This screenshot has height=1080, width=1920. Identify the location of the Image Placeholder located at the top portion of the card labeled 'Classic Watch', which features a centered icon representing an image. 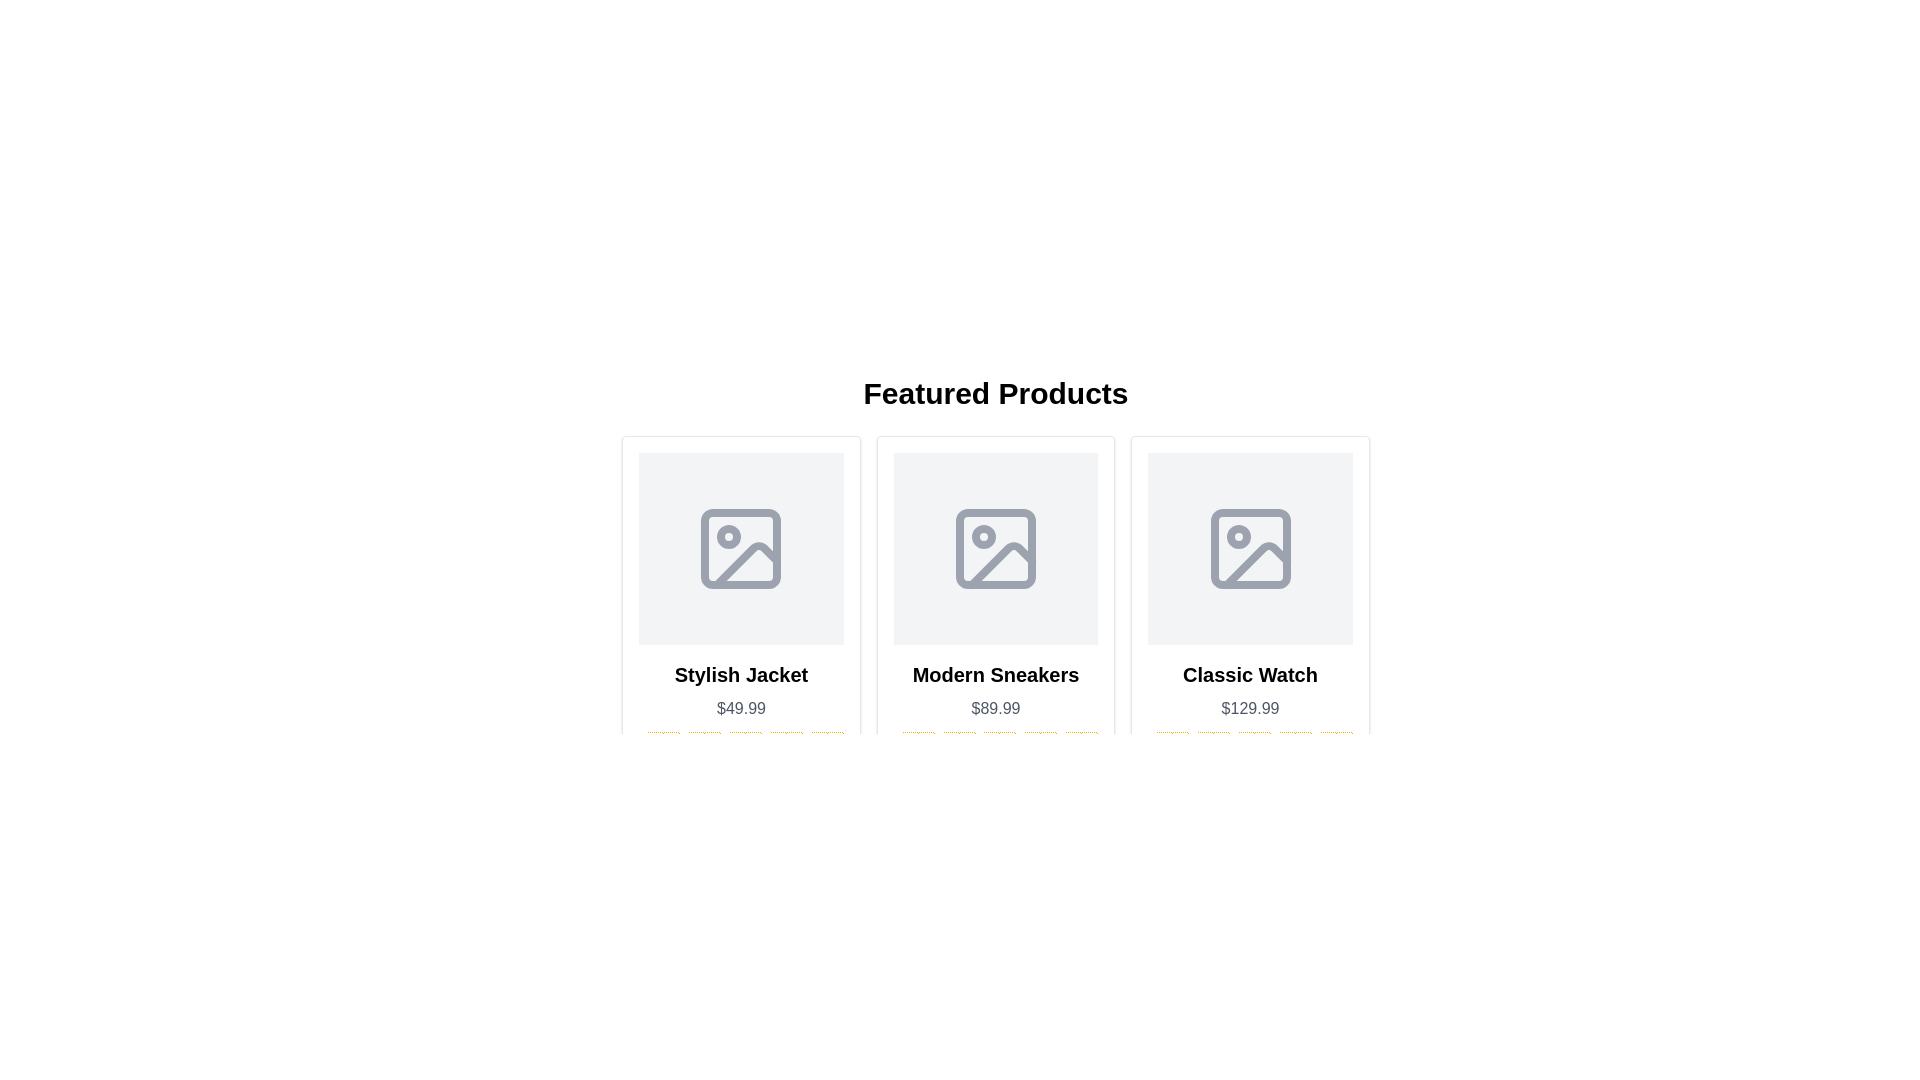
(1249, 548).